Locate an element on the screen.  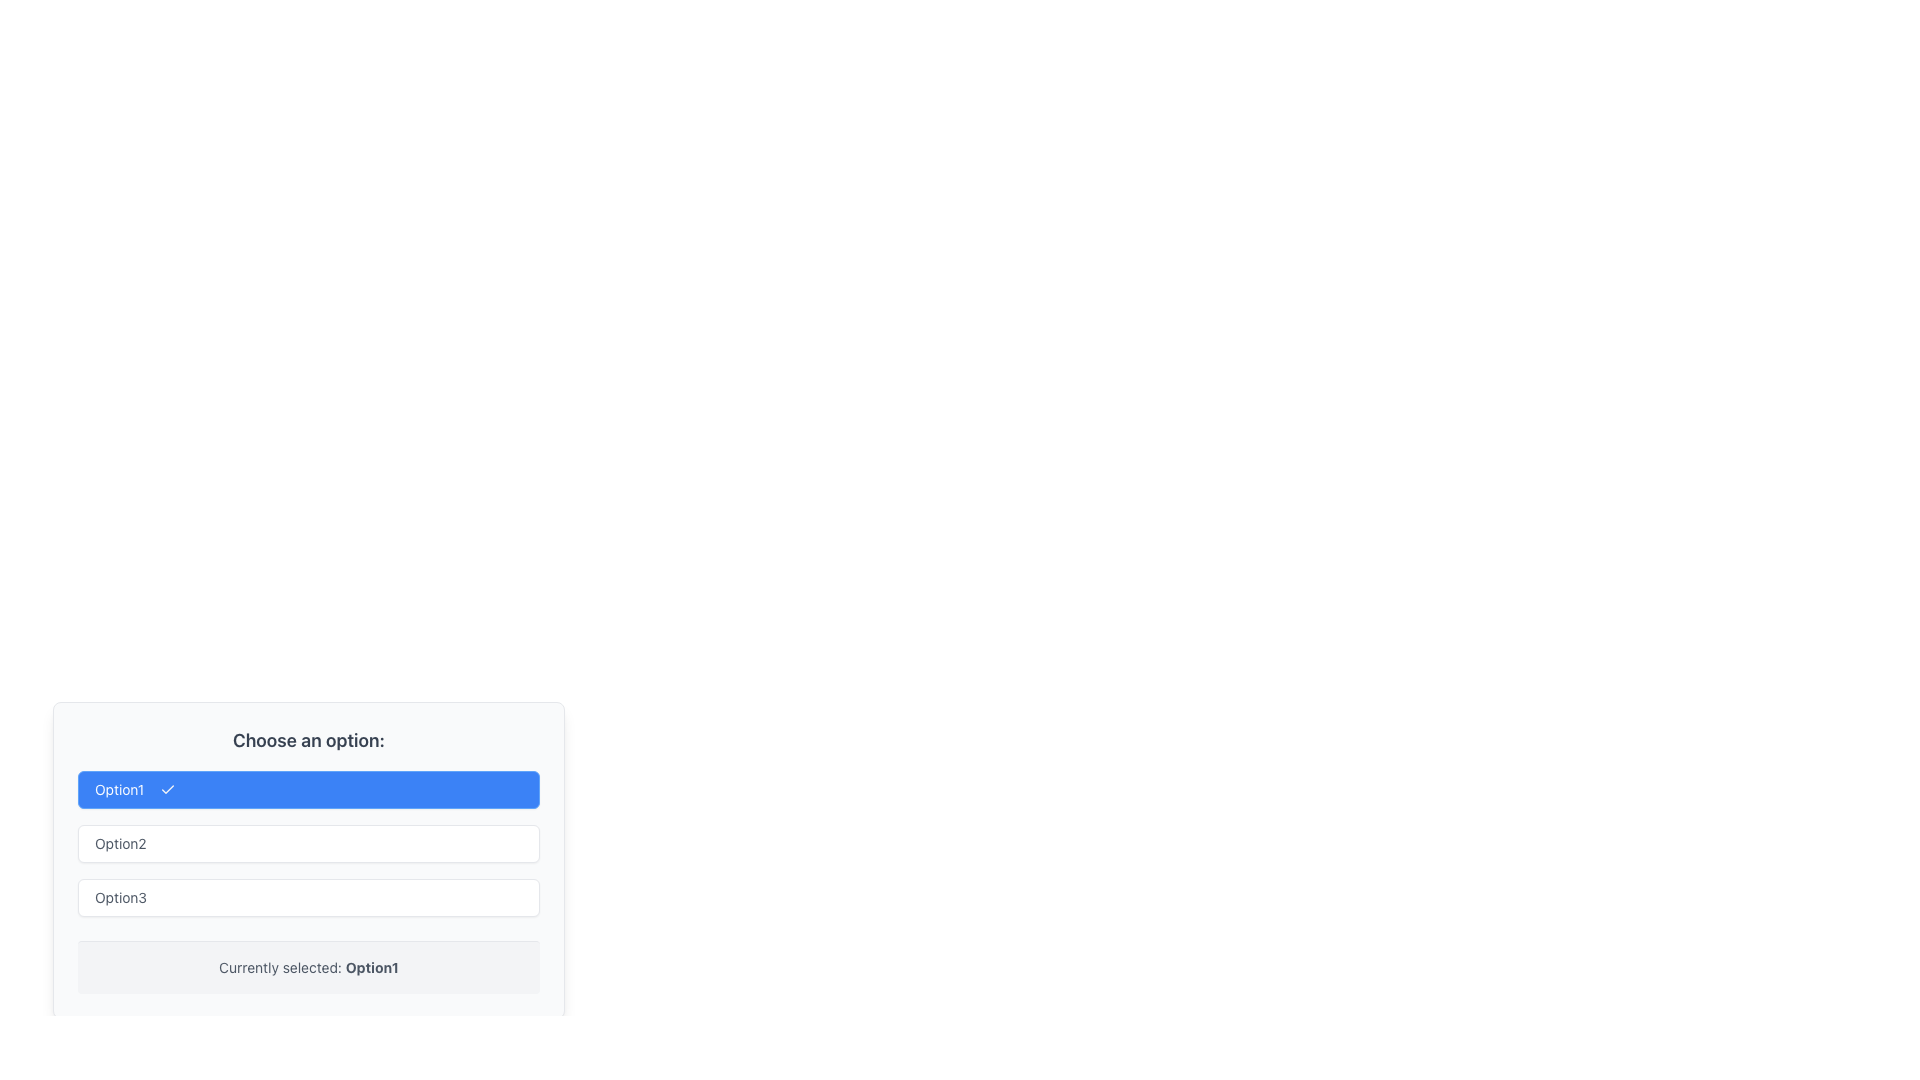
the confirmation icon indicating the selection of the 'Option1' button, located adjacent to the label 'Option1' in the options list is located at coordinates (168, 789).